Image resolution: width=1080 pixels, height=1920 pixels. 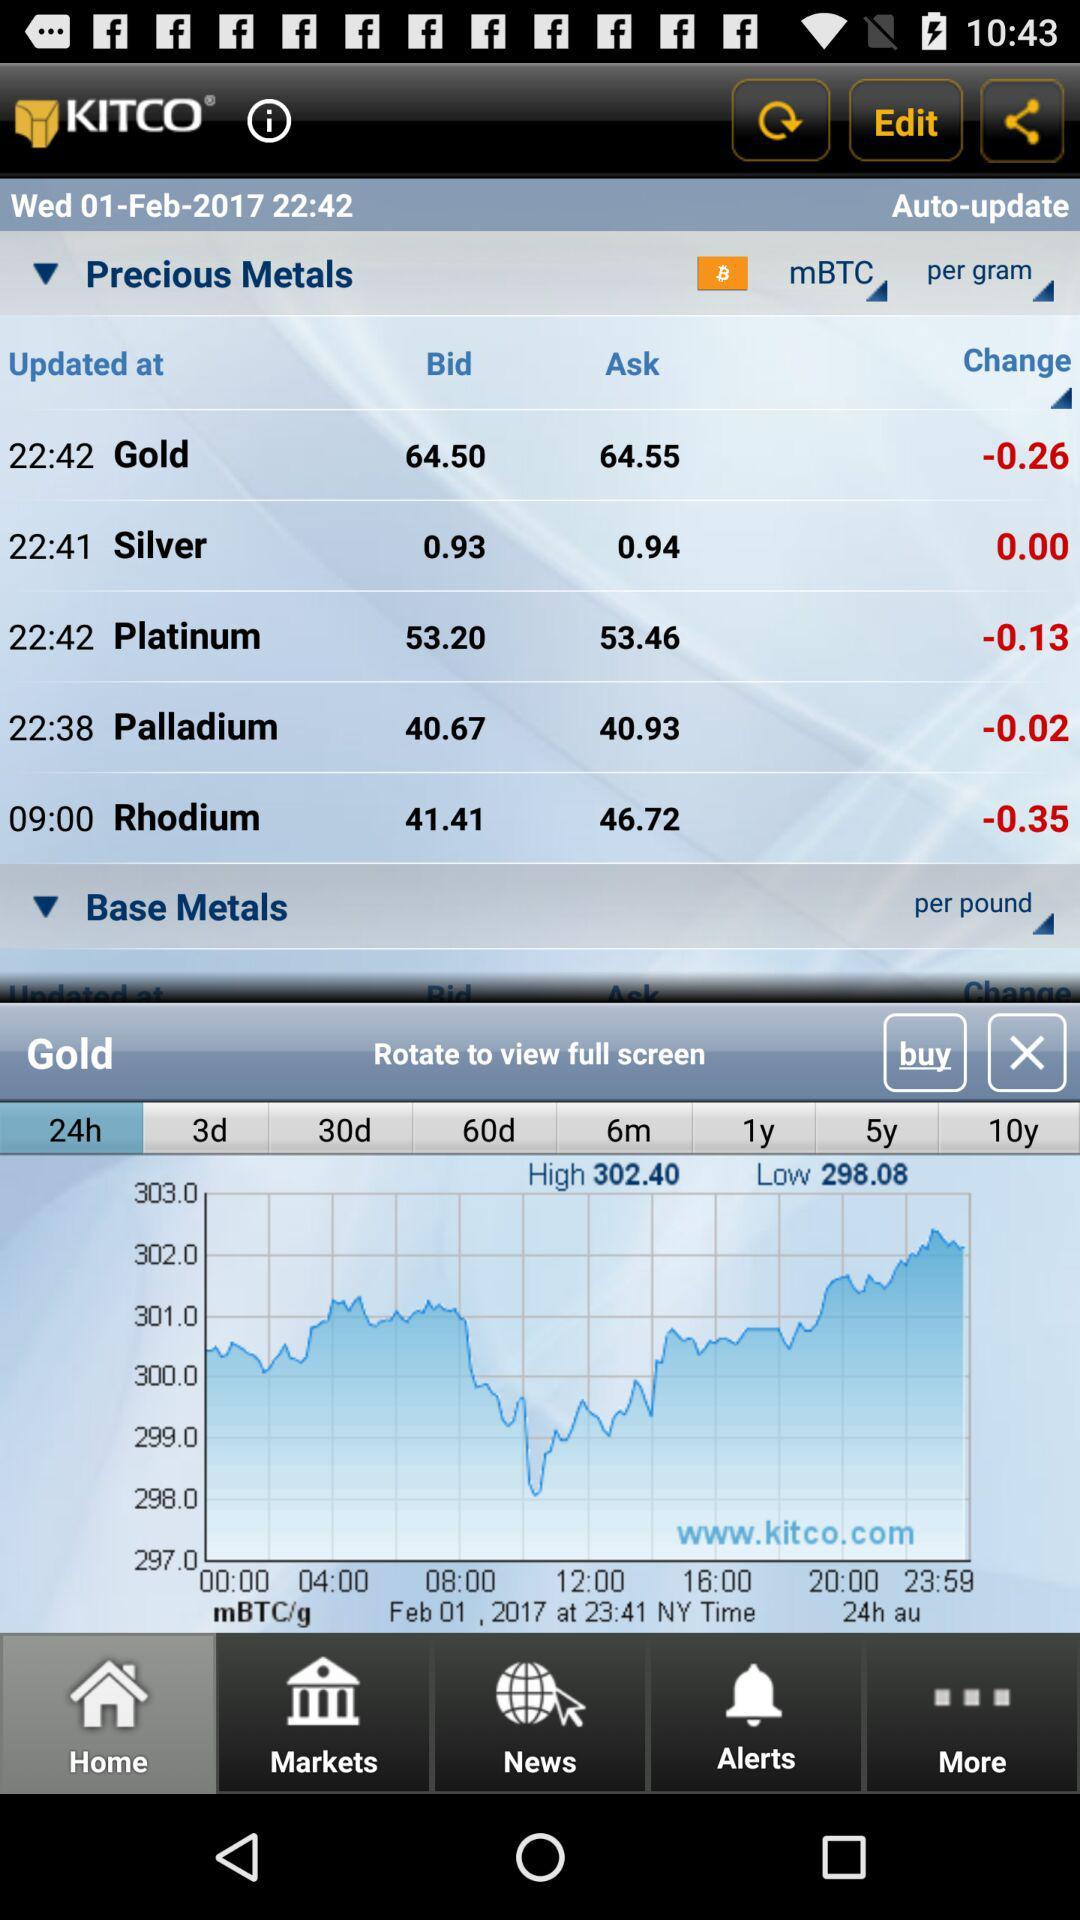 What do you see at coordinates (925, 1051) in the screenshot?
I see `icon to the right of 1y` at bounding box center [925, 1051].